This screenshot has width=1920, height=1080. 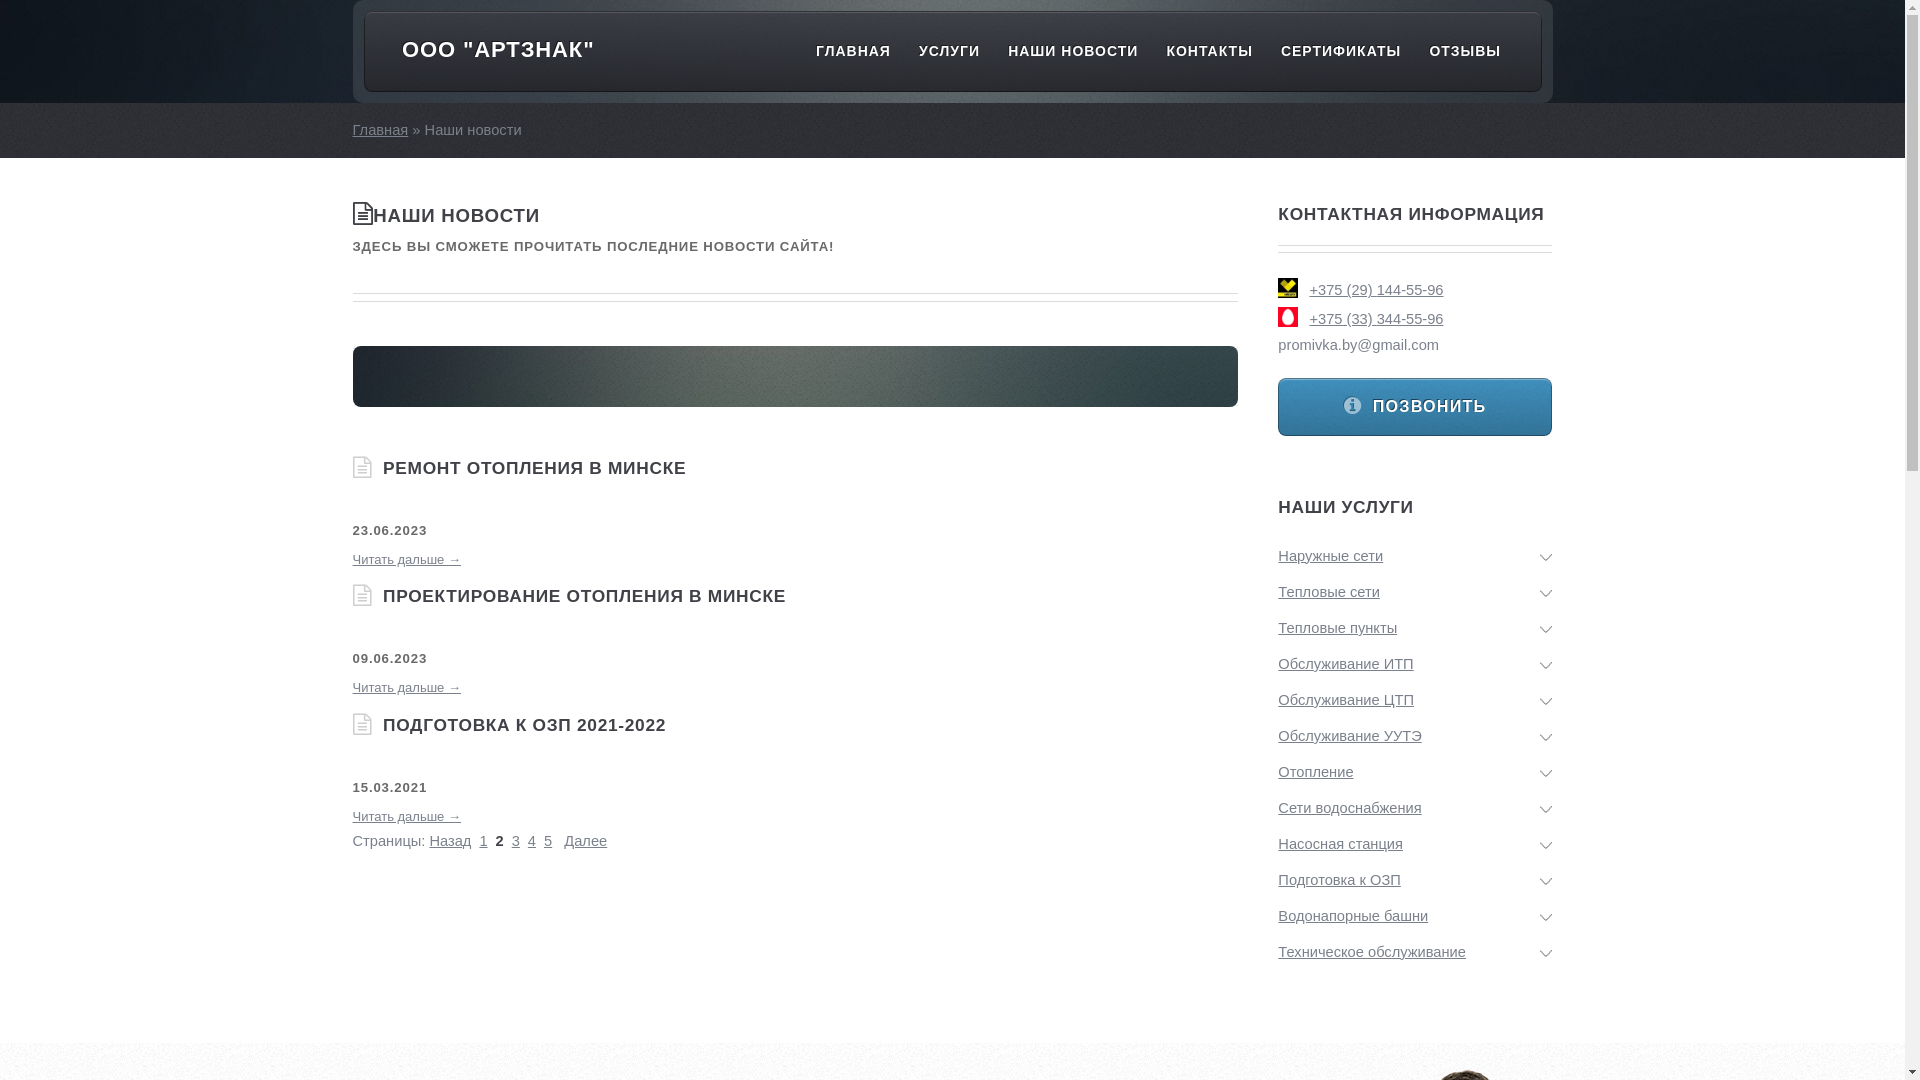 I want to click on '+375 (33) 344-55-96', so click(x=1414, y=317).